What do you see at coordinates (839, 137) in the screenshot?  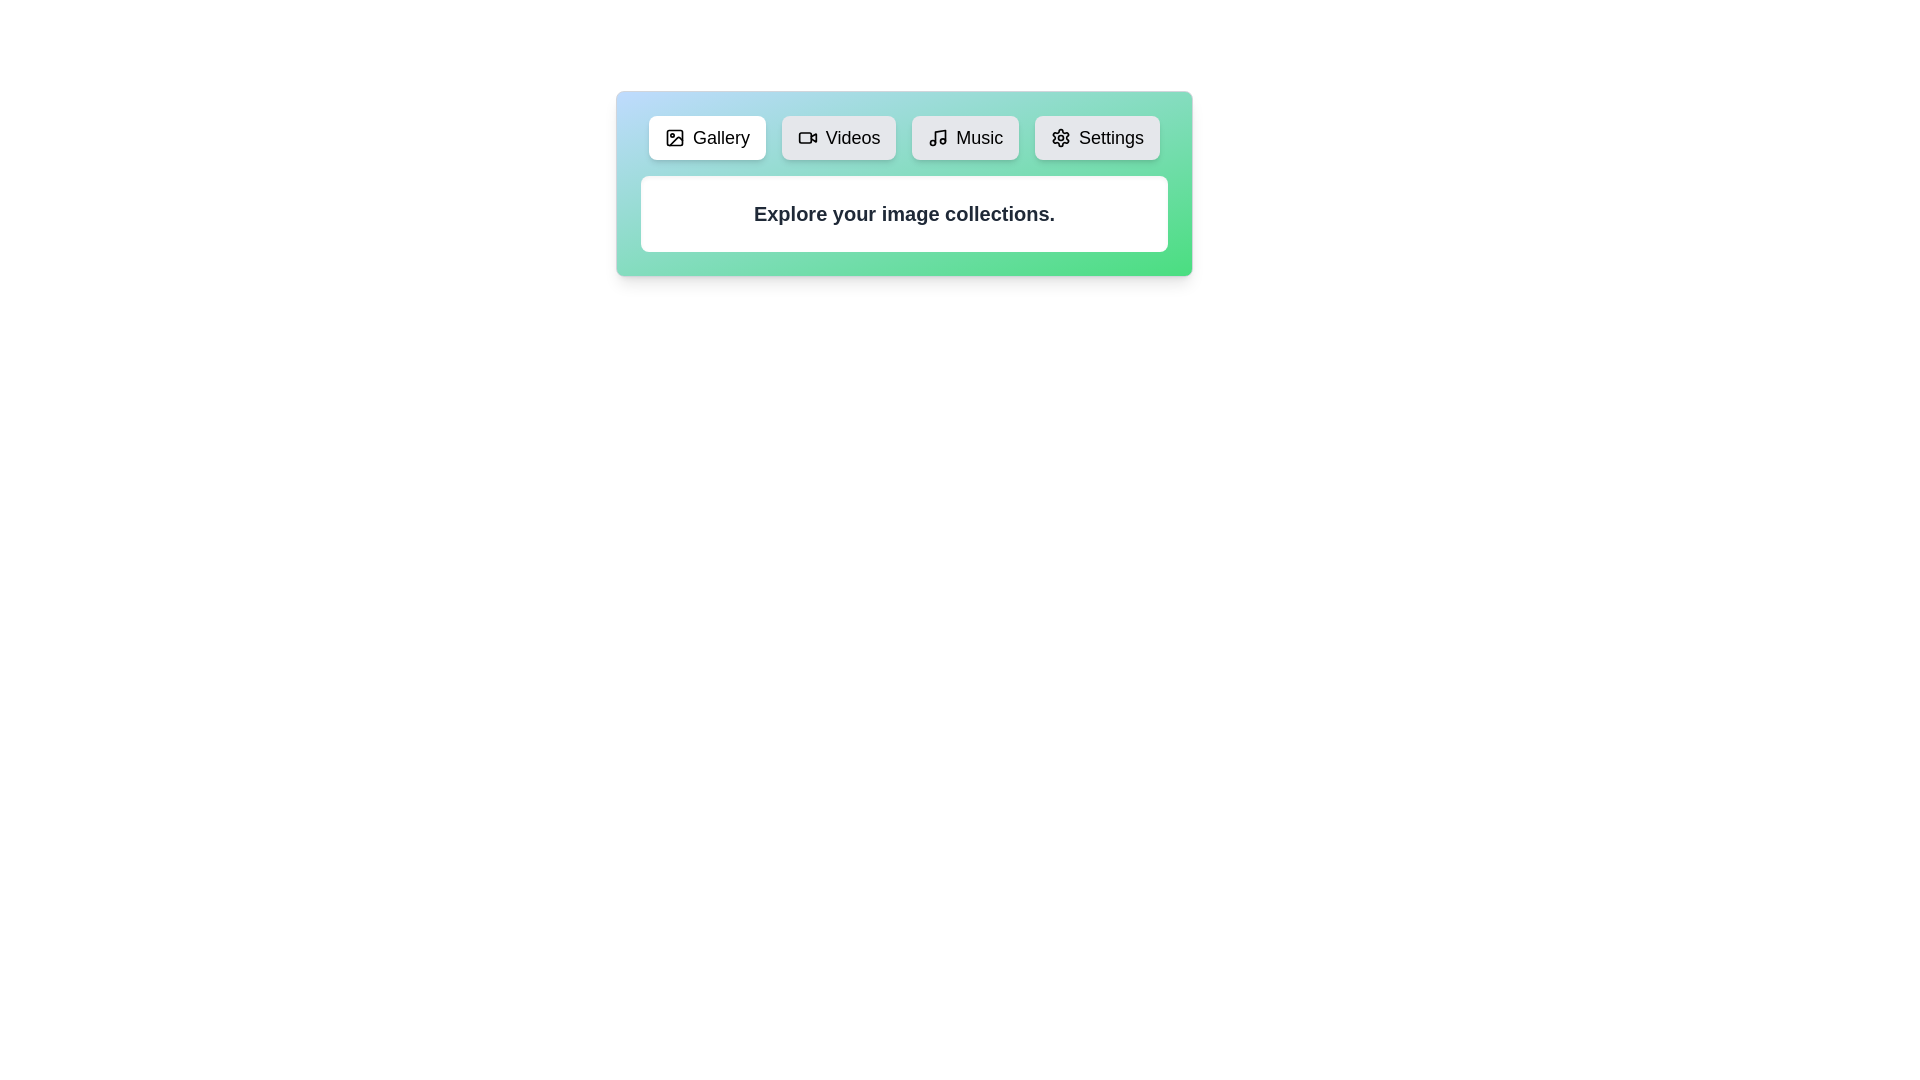 I see `the tab labeled Videos to view its content` at bounding box center [839, 137].